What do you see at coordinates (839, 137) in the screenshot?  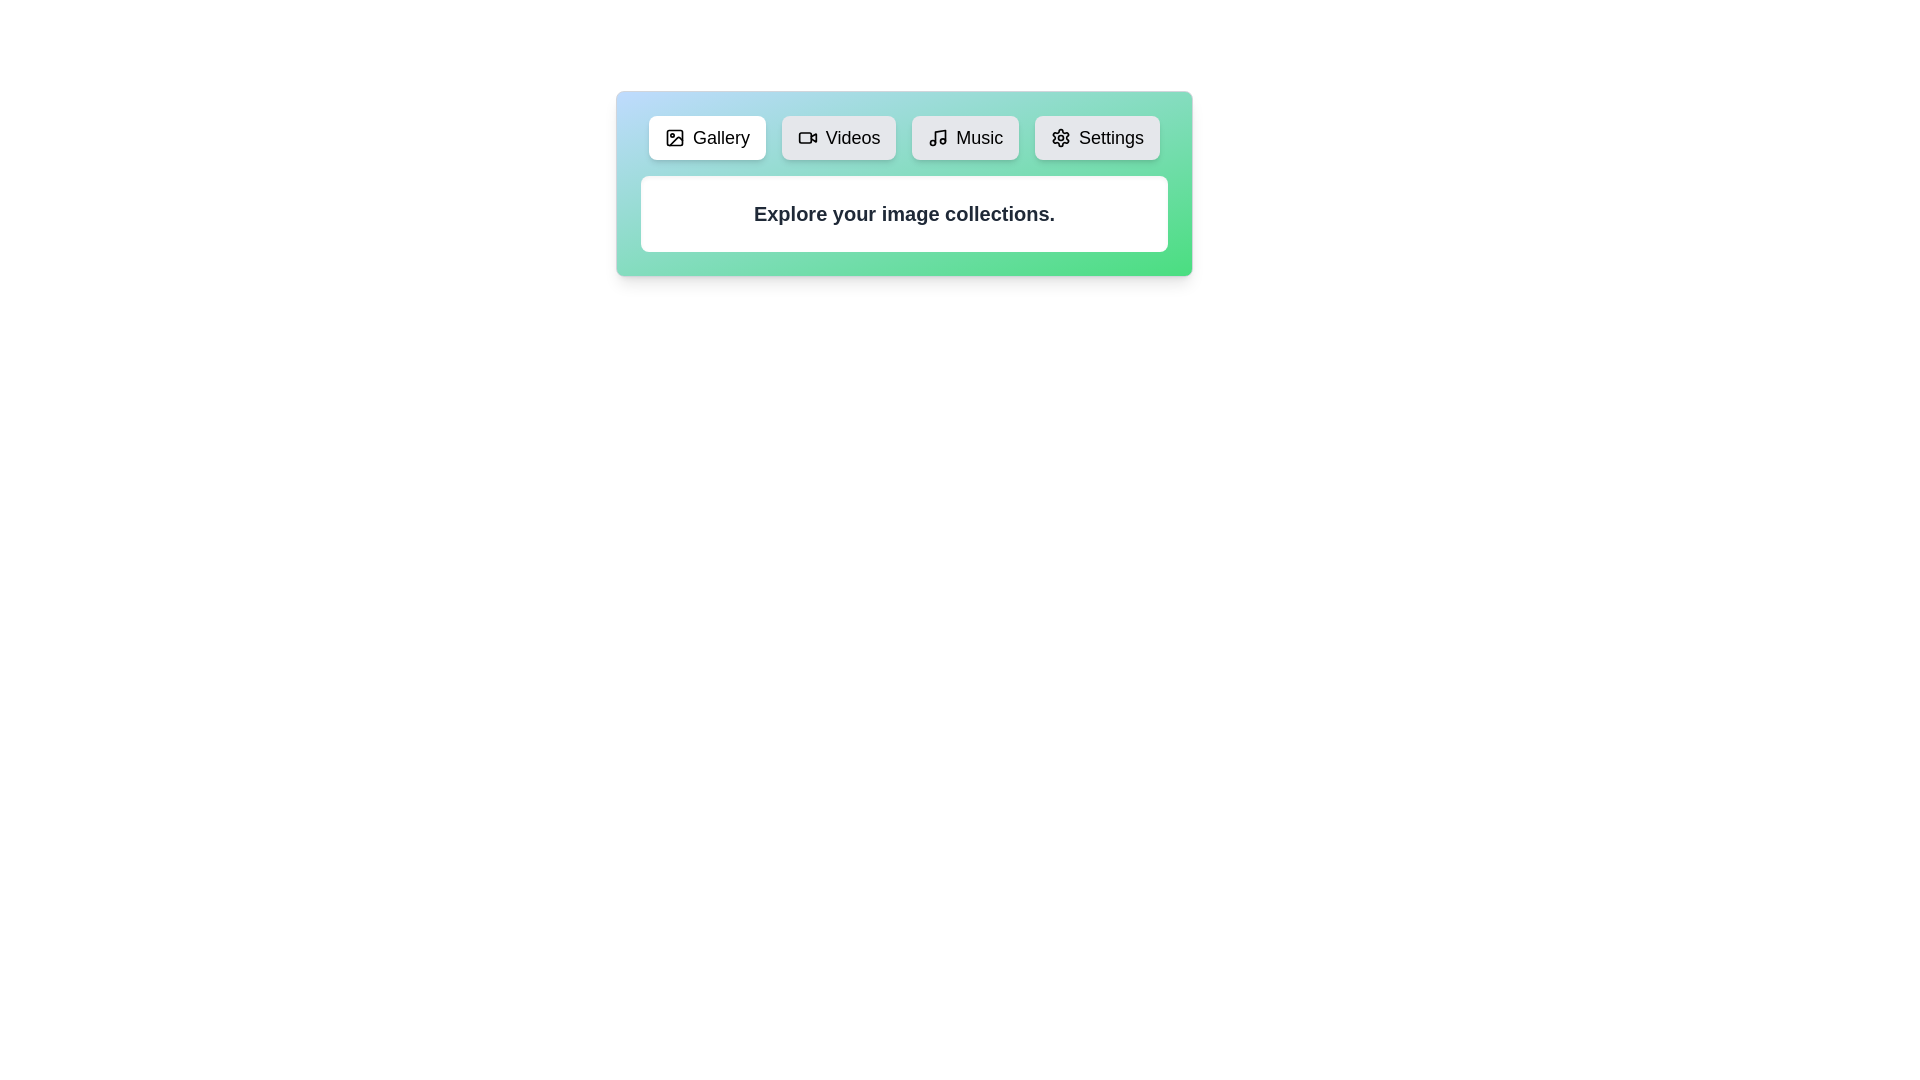 I see `the tab labeled Videos to view its content` at bounding box center [839, 137].